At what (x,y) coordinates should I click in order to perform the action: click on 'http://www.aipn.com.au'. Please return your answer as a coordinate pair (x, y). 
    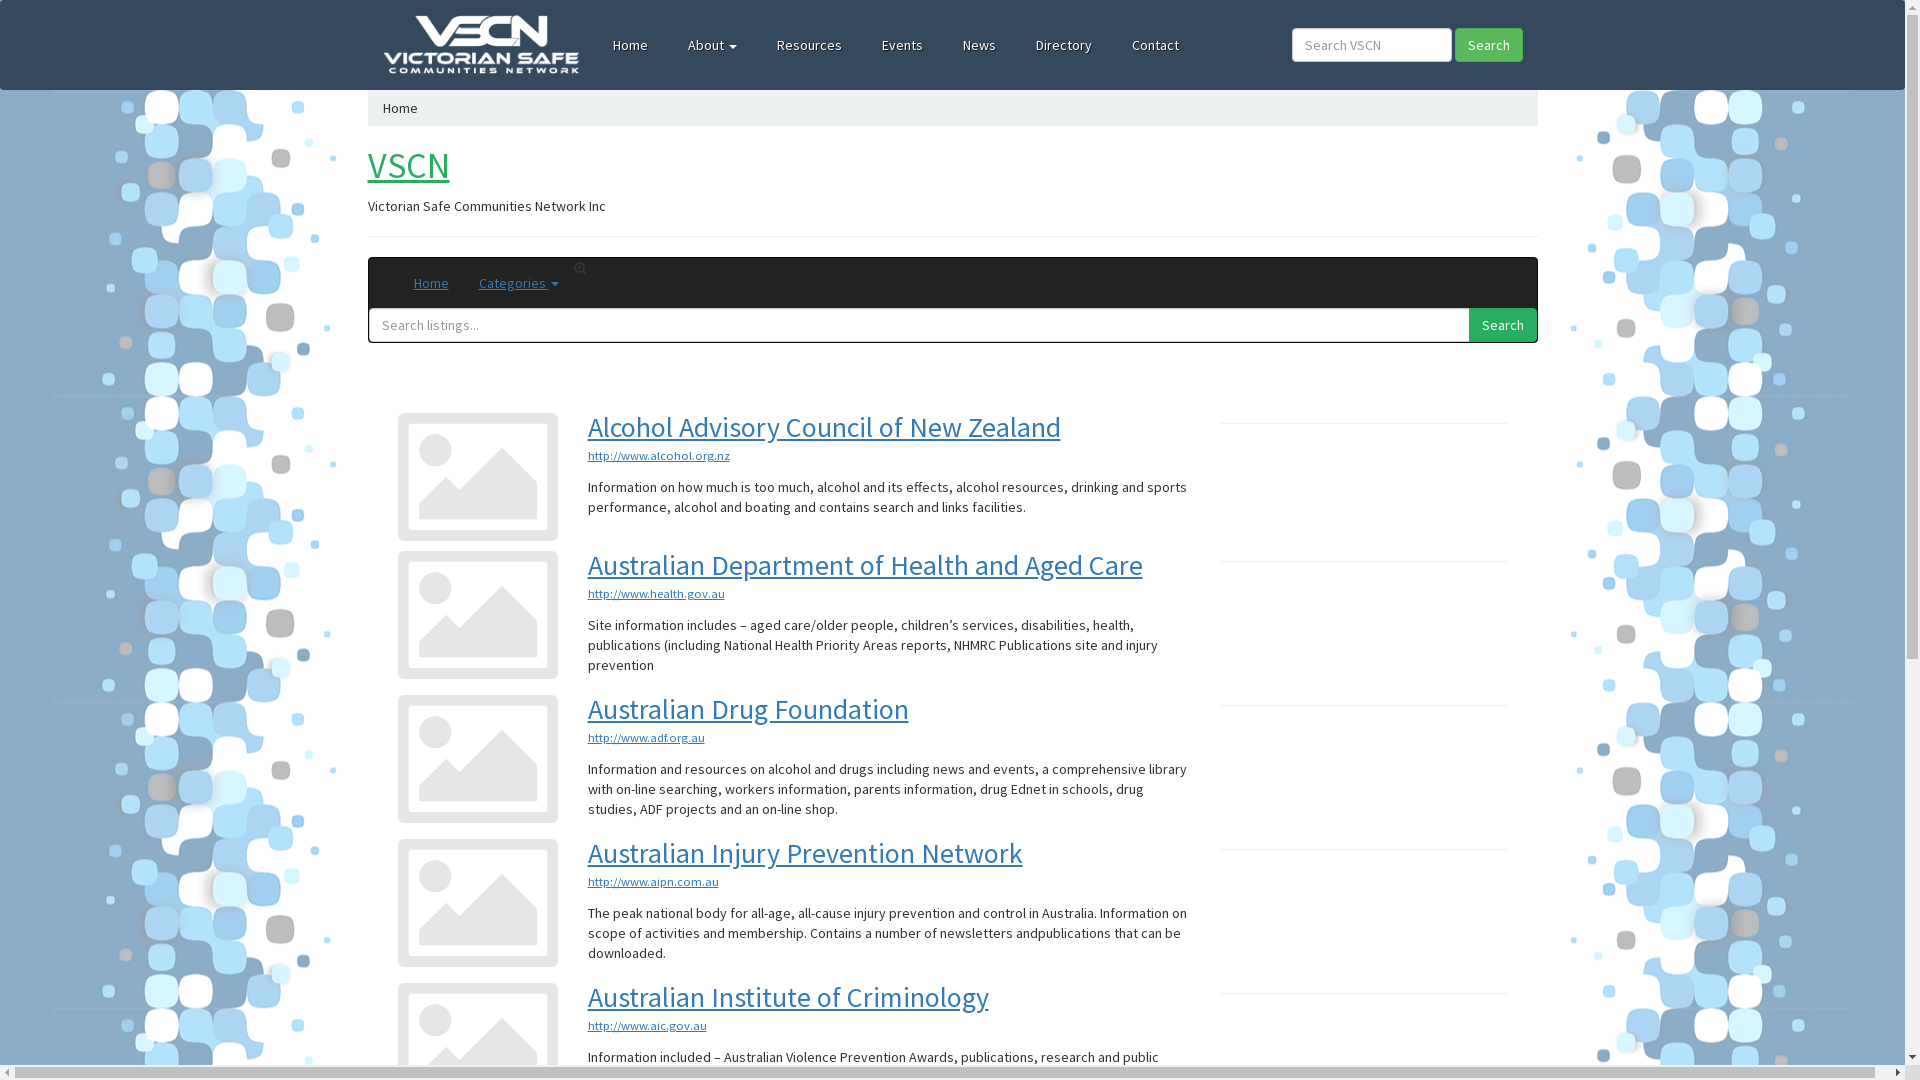
    Looking at the image, I should click on (653, 880).